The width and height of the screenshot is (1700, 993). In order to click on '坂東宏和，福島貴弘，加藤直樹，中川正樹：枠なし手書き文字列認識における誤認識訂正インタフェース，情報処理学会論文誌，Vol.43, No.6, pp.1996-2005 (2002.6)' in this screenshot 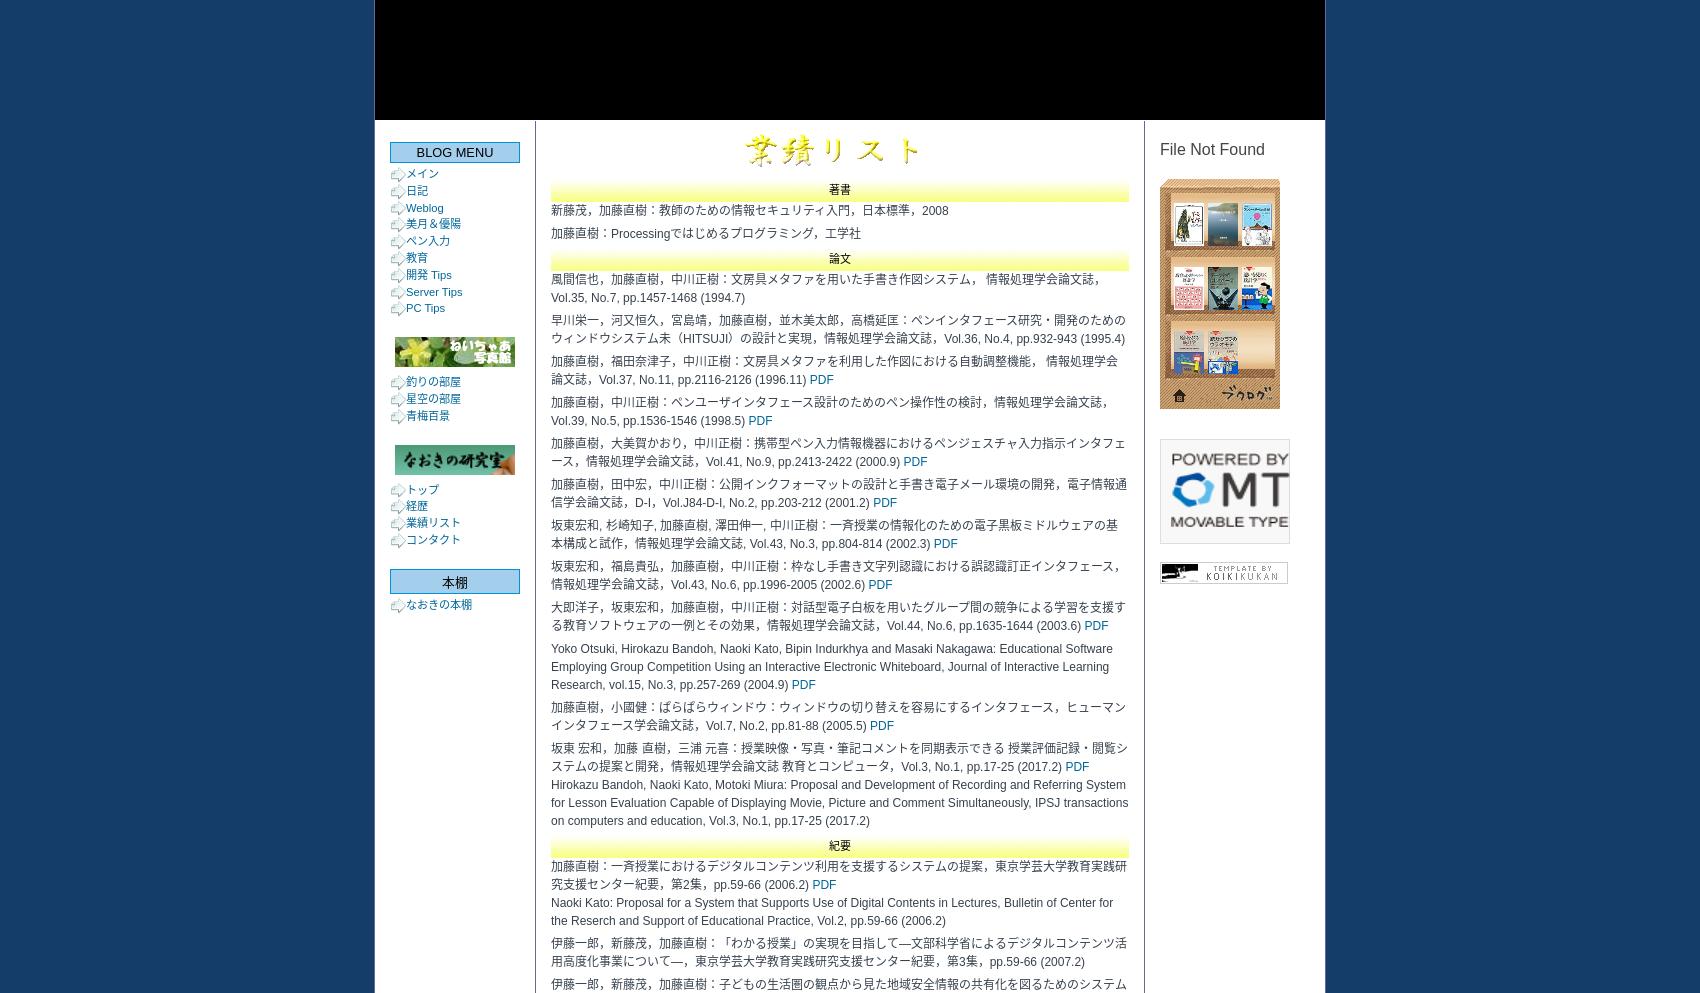, I will do `click(837, 576)`.